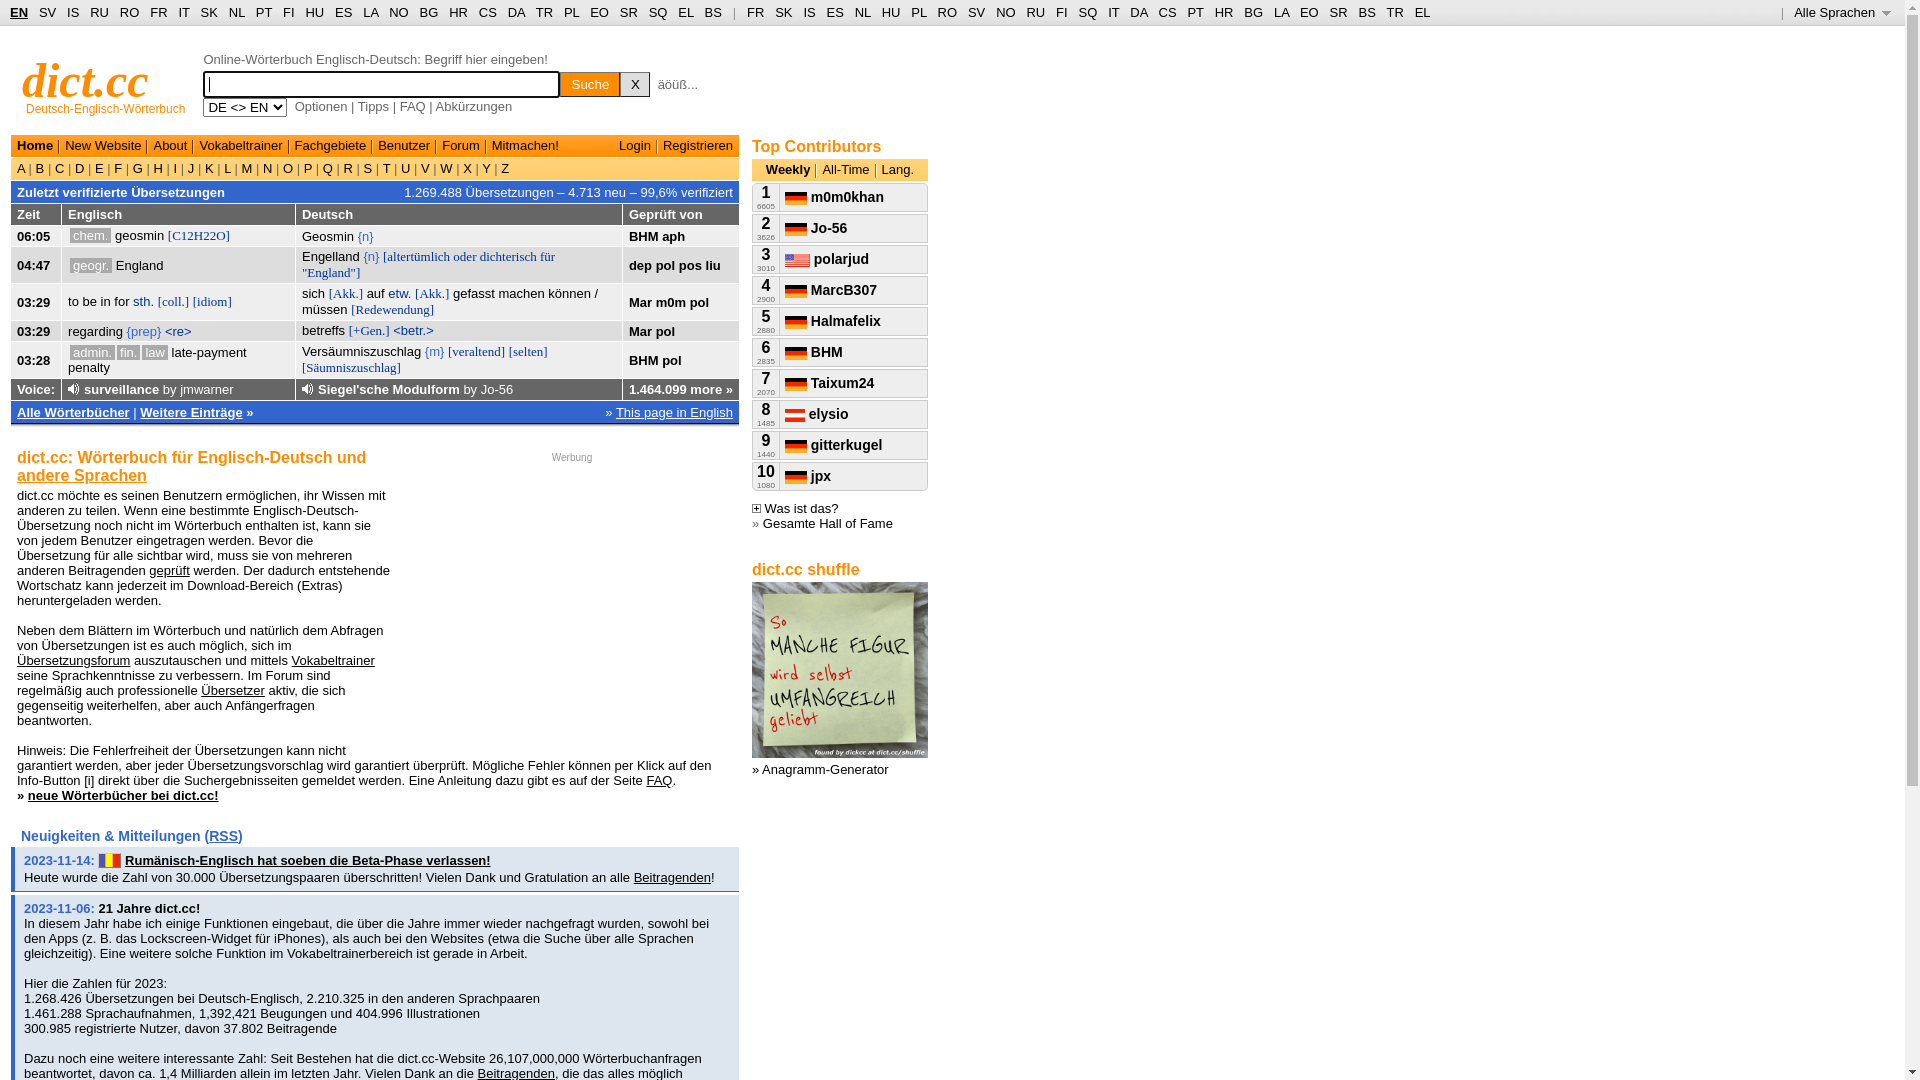 This screenshot has height=1080, width=1920. What do you see at coordinates (648, 12) in the screenshot?
I see `'SQ'` at bounding box center [648, 12].